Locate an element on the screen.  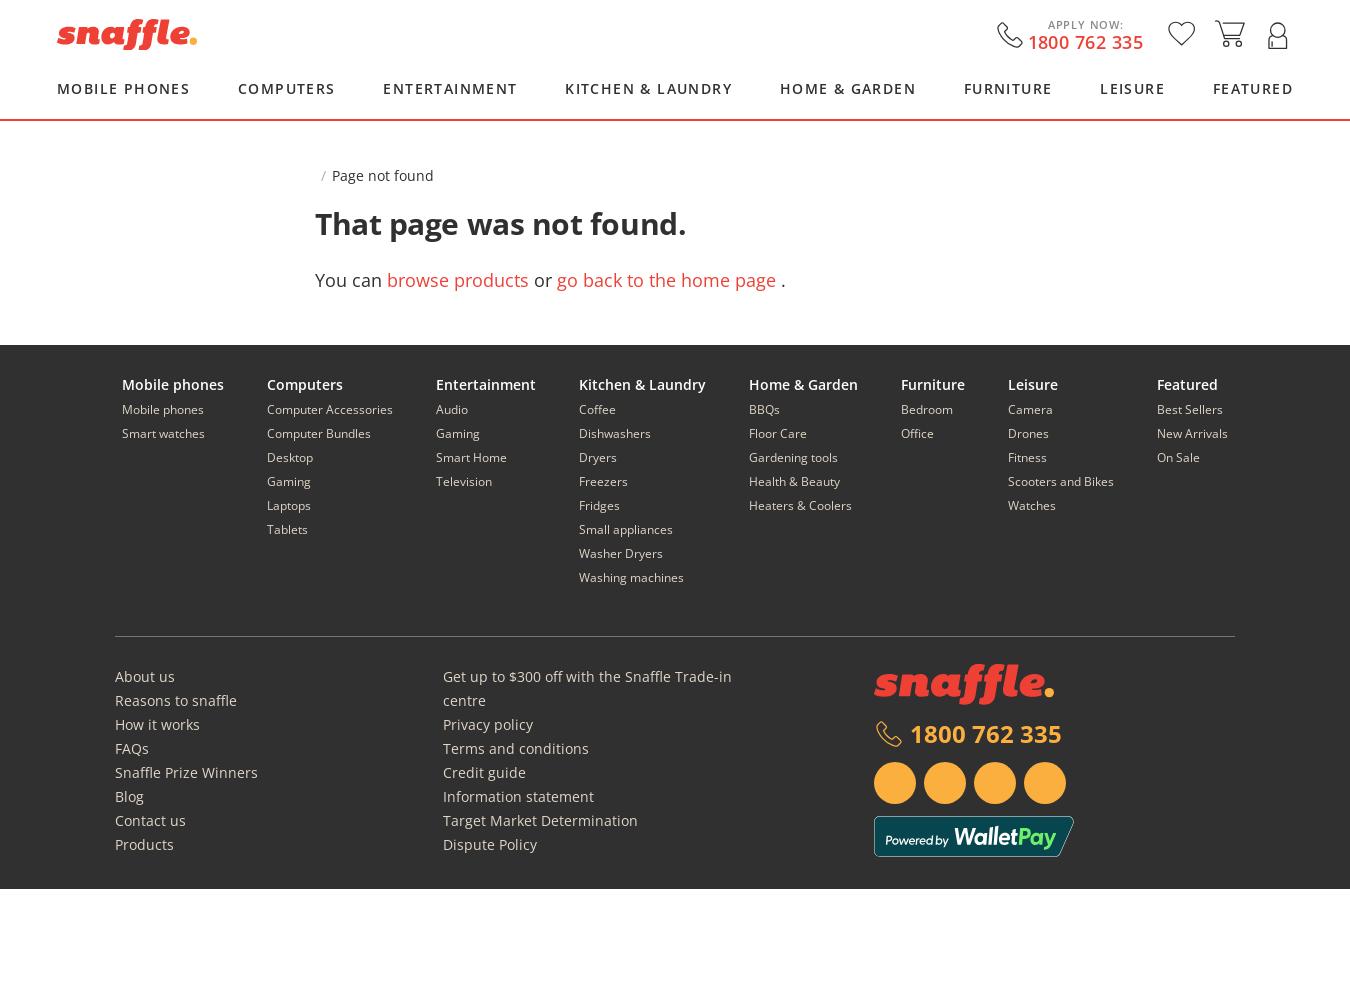
'Computers' is located at coordinates (303, 384).